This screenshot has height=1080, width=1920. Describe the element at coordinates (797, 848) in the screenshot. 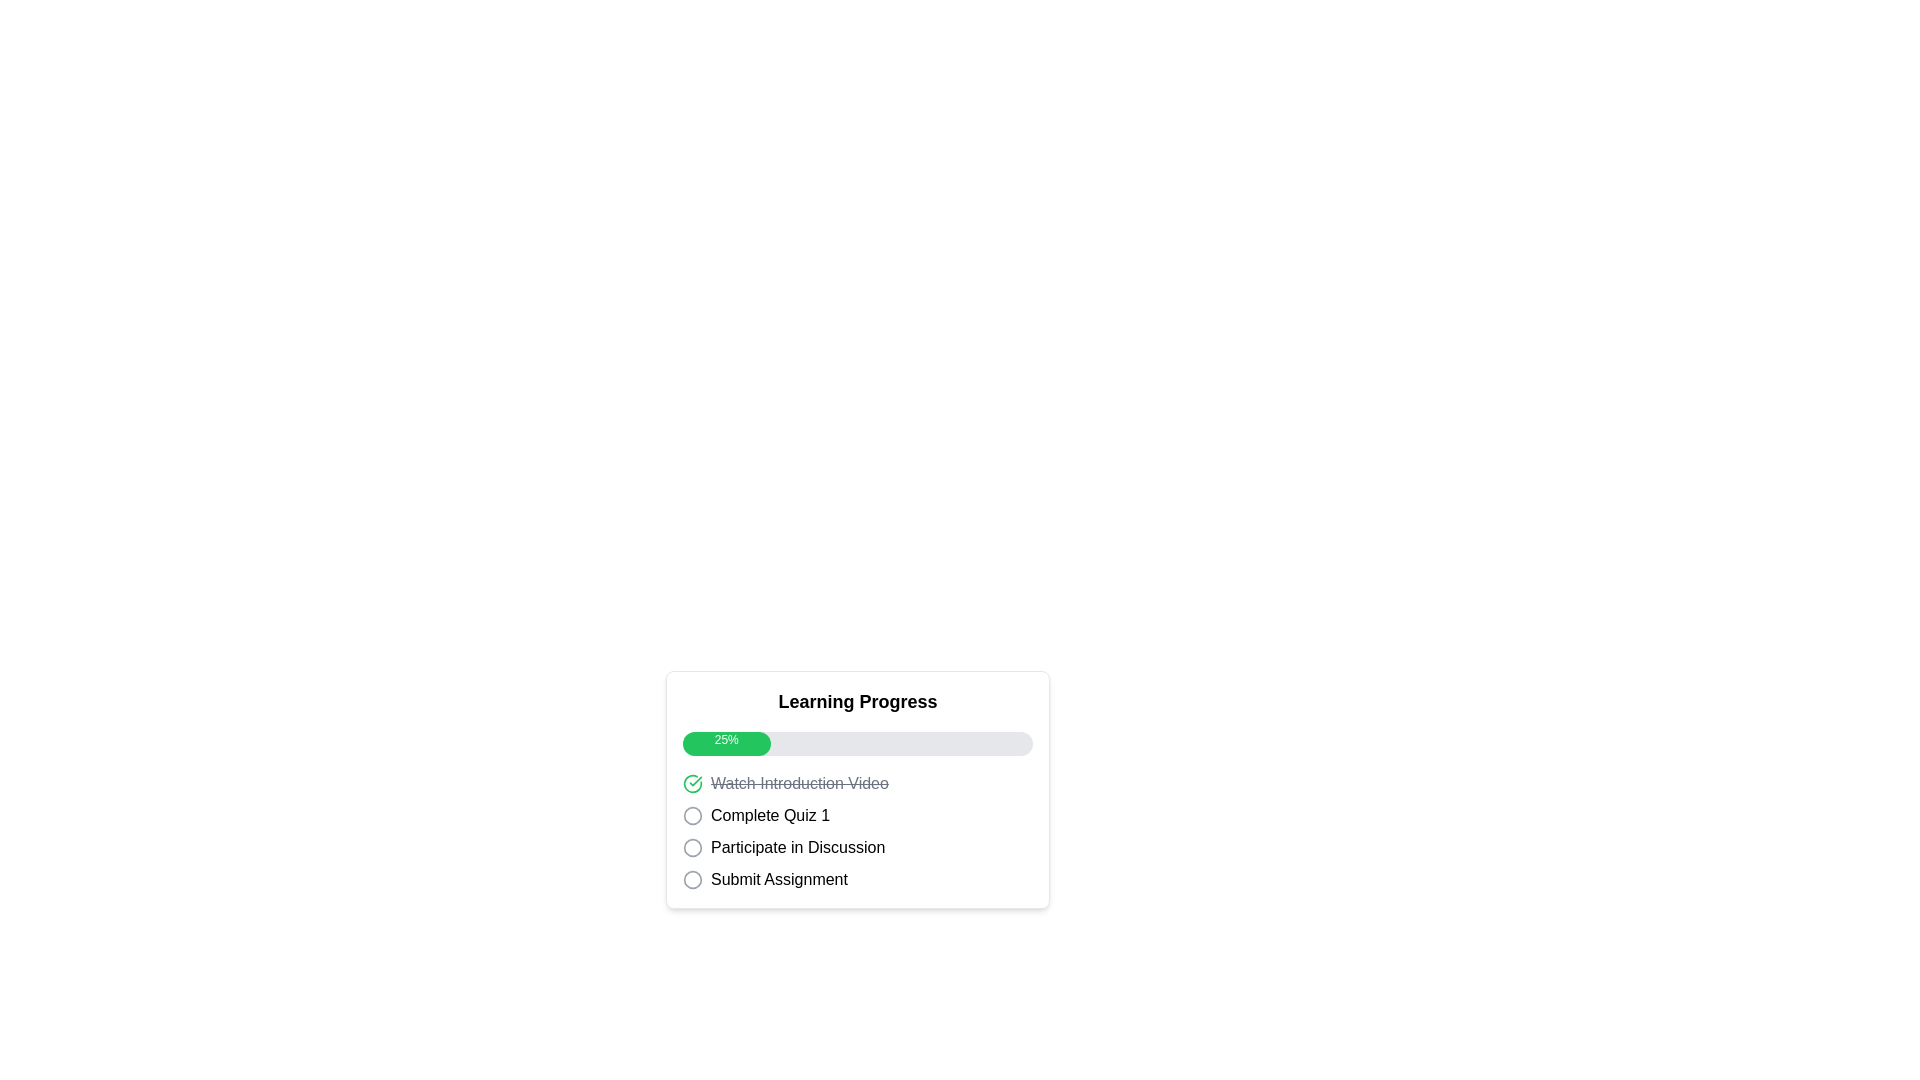

I see `the text label displaying 'Participate in Discussion', which is the third item in the checklist located between 'Complete Quiz 1' and 'Submit Assignment'` at that location.